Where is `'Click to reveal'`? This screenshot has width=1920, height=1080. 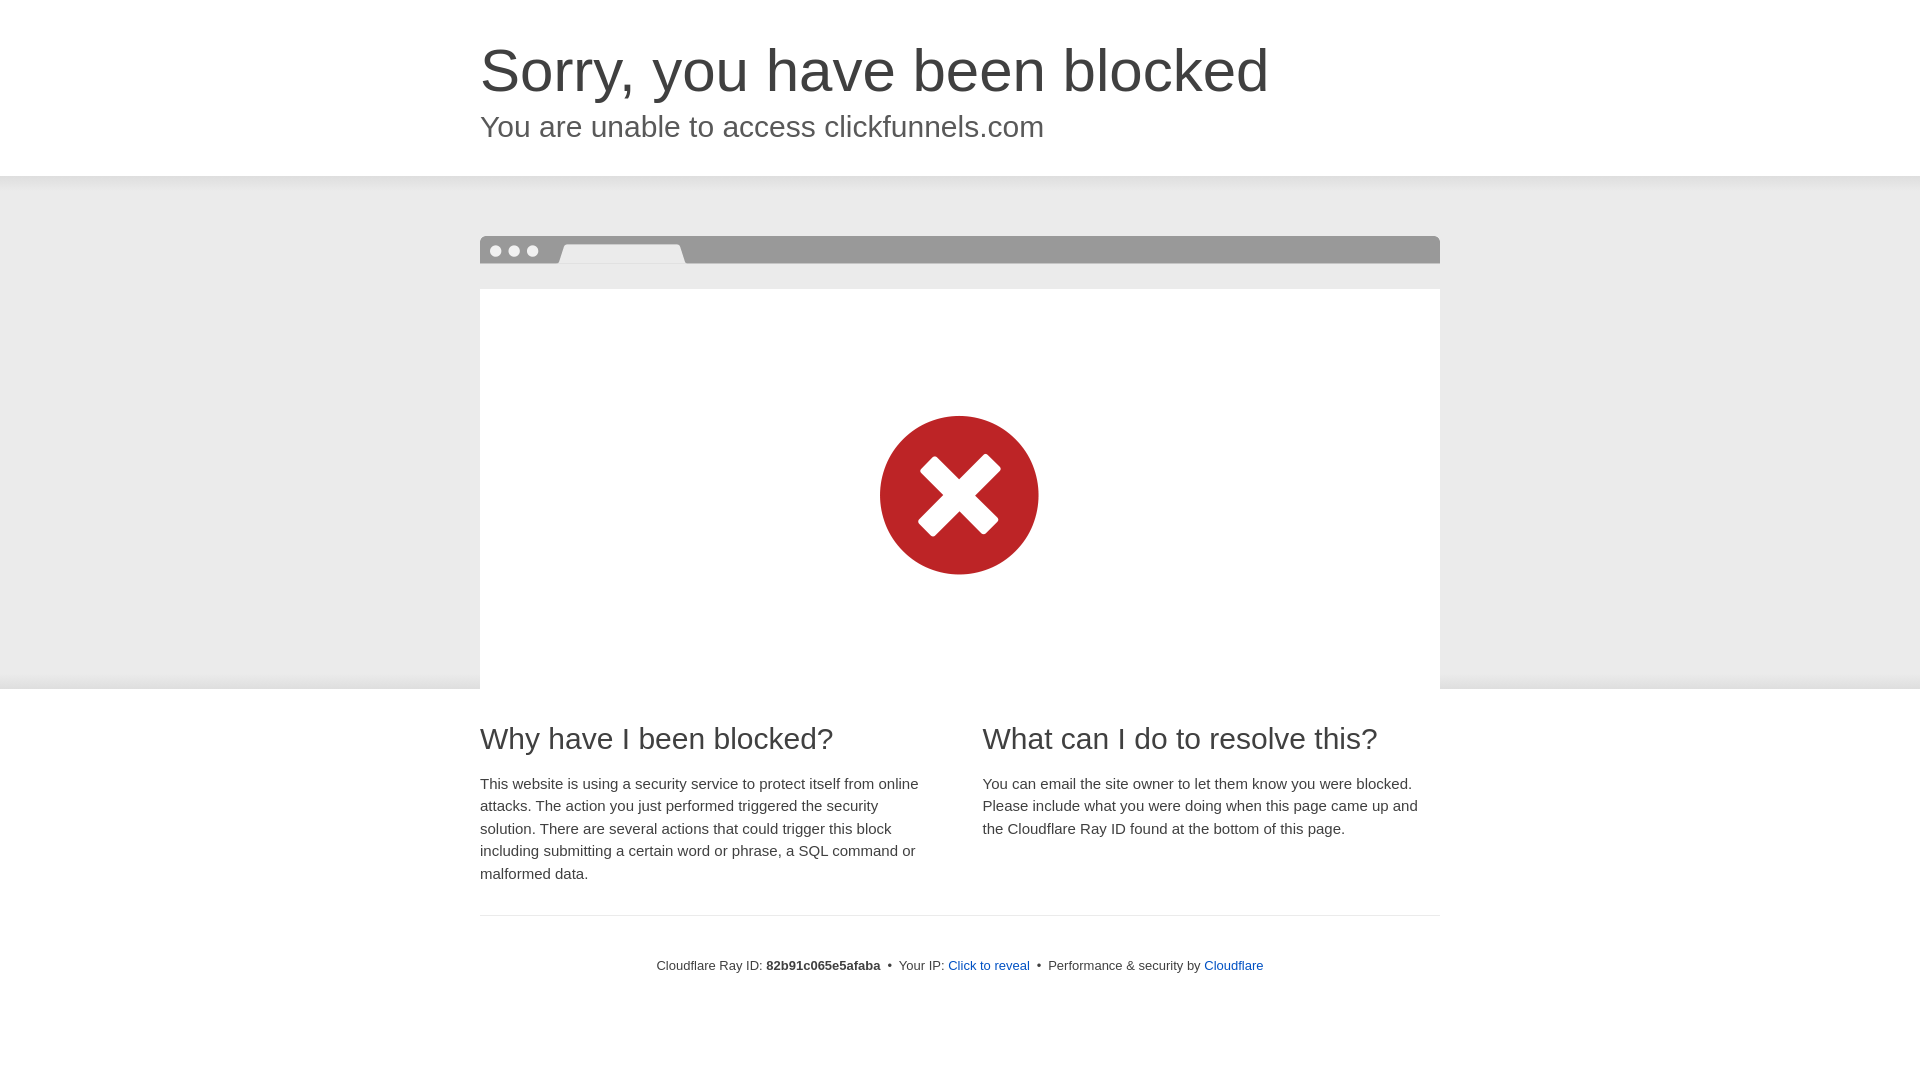 'Click to reveal' is located at coordinates (988, 964).